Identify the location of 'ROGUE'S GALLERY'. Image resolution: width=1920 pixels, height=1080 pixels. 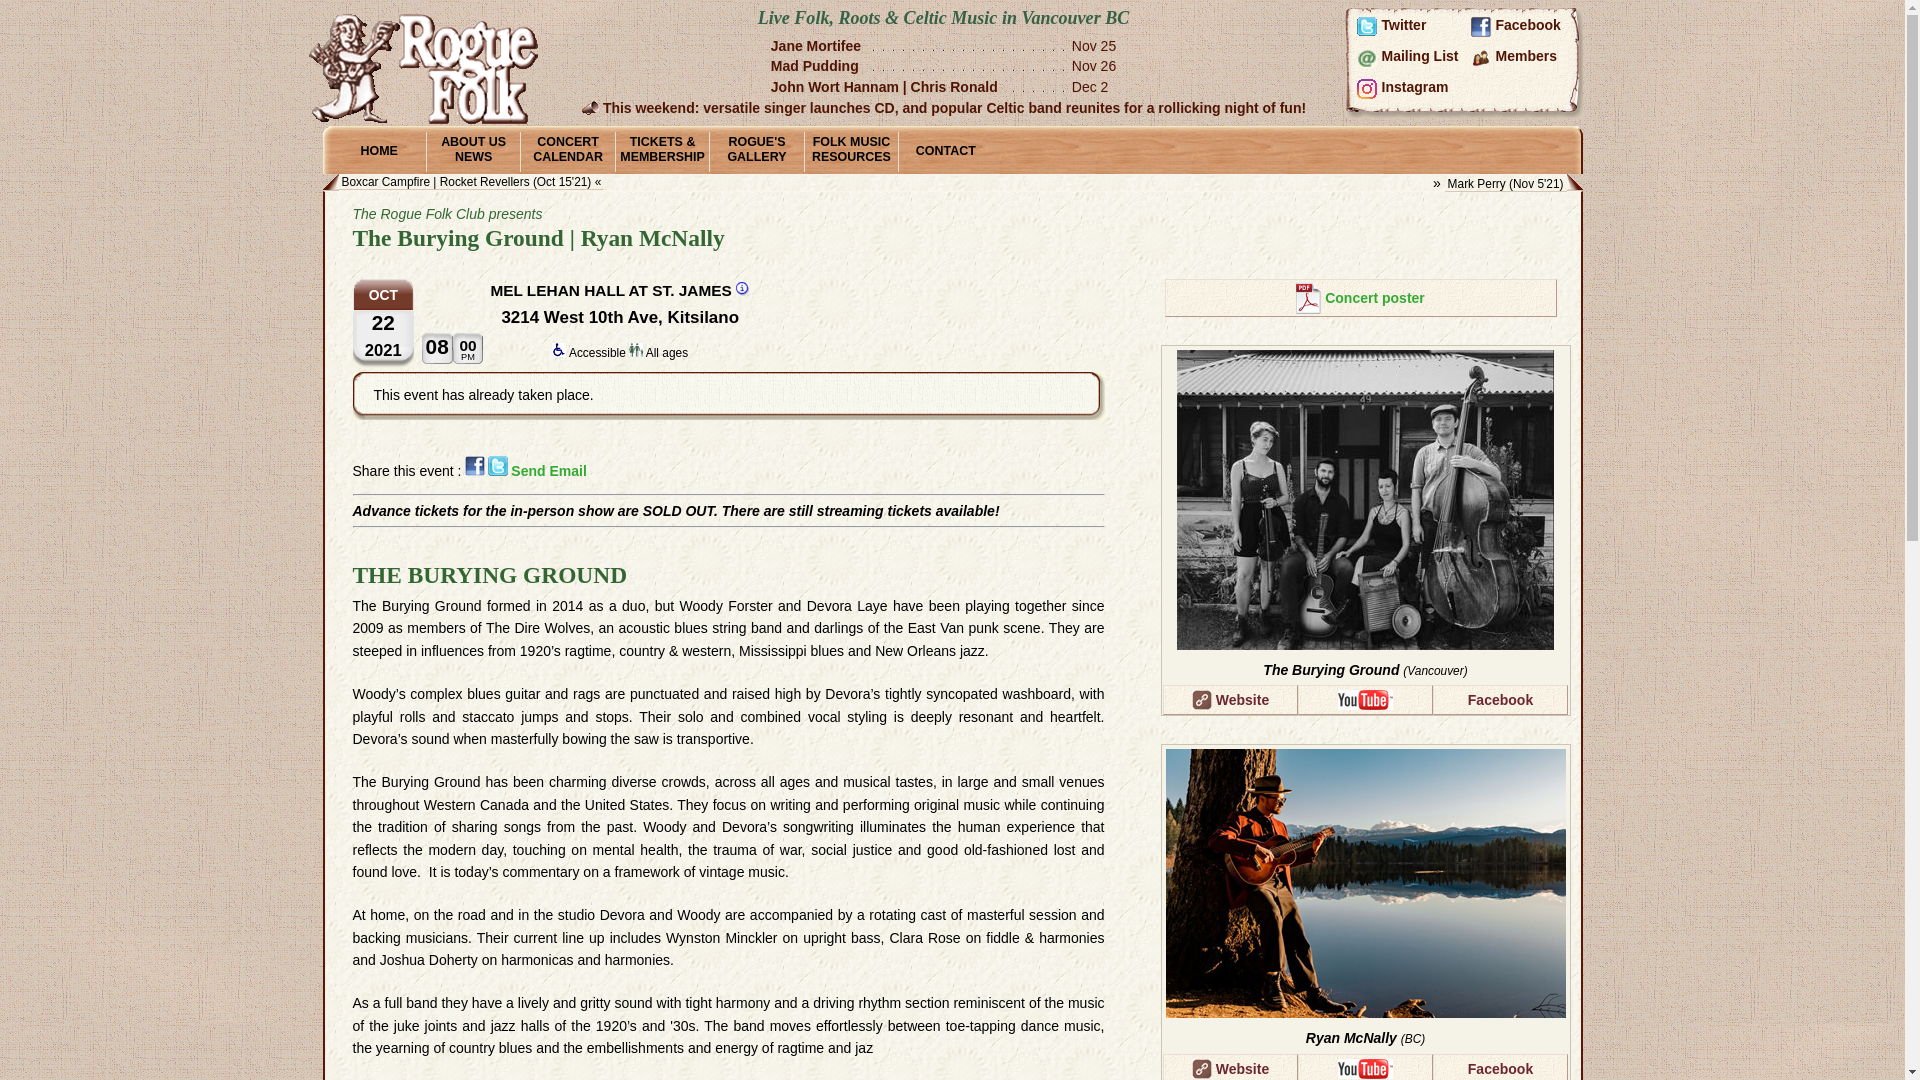
(754, 150).